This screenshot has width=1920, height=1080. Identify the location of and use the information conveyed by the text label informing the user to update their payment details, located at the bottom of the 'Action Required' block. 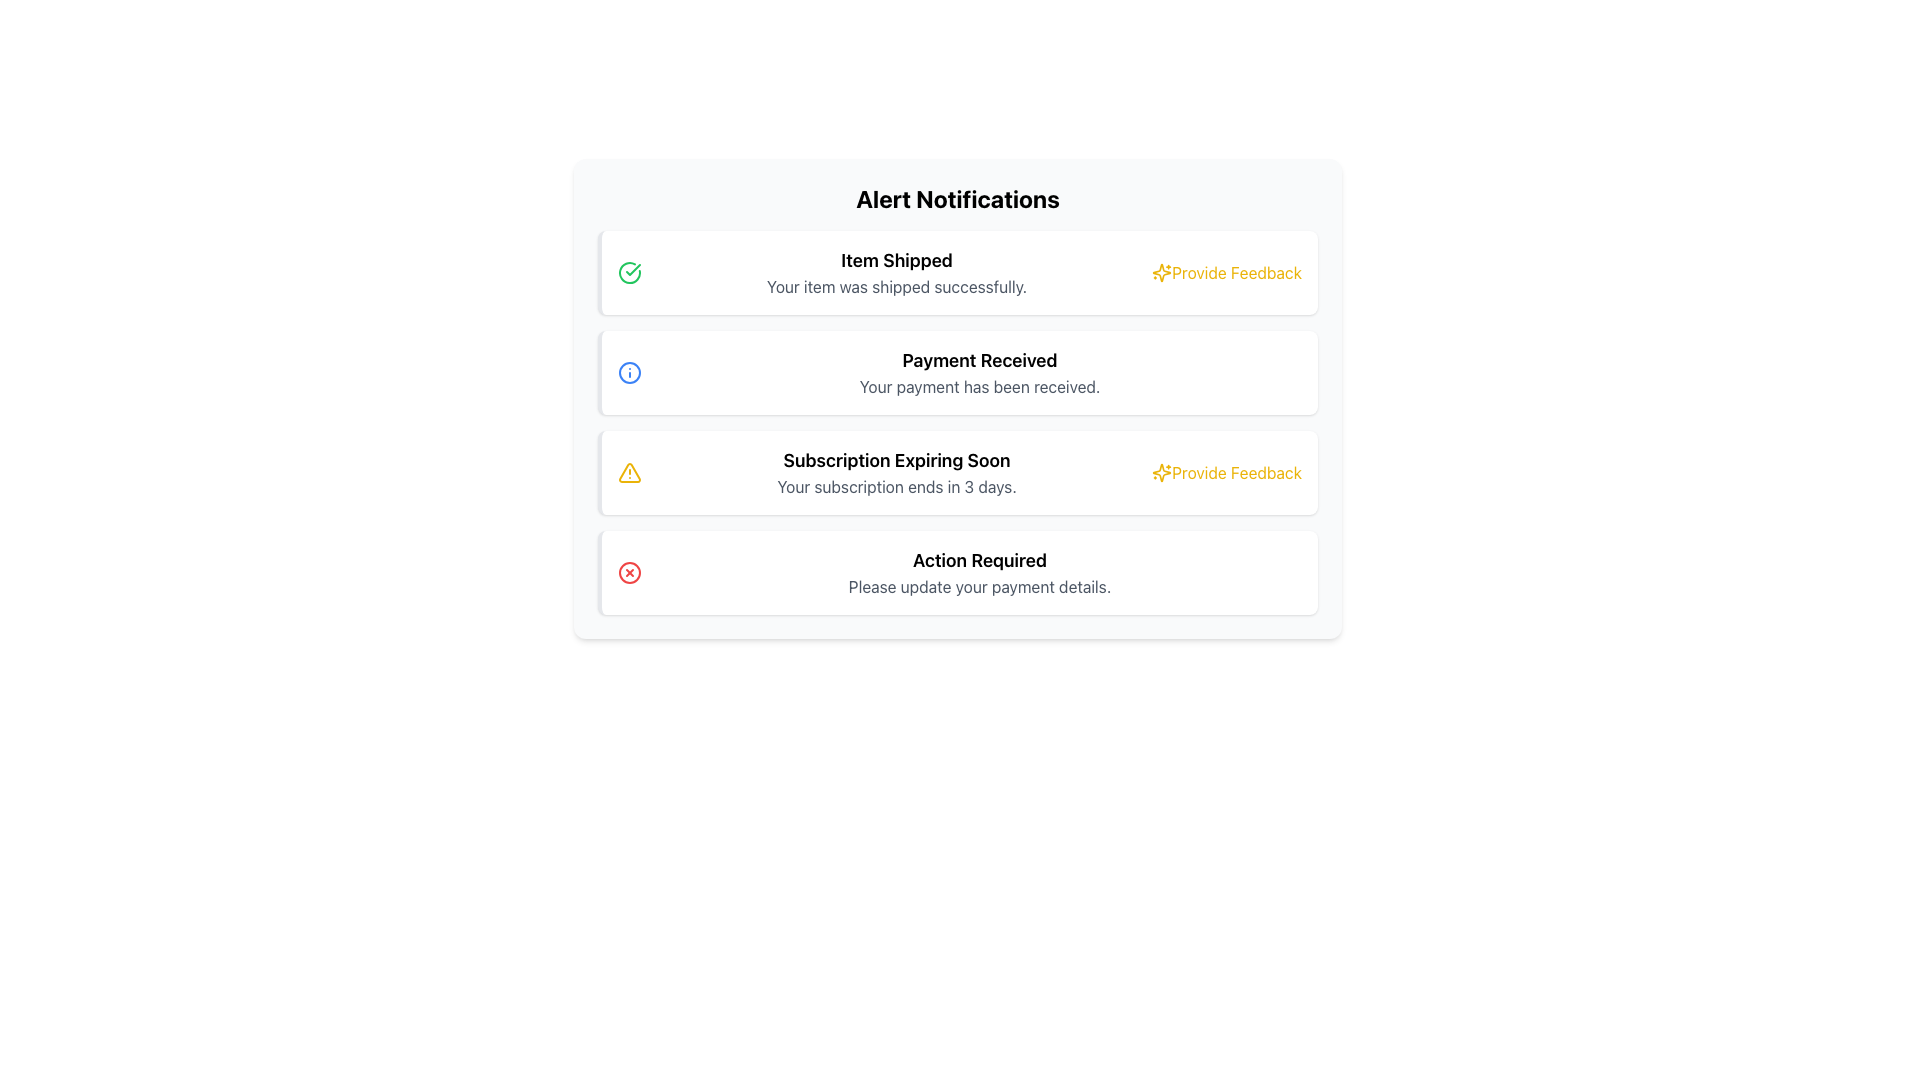
(979, 585).